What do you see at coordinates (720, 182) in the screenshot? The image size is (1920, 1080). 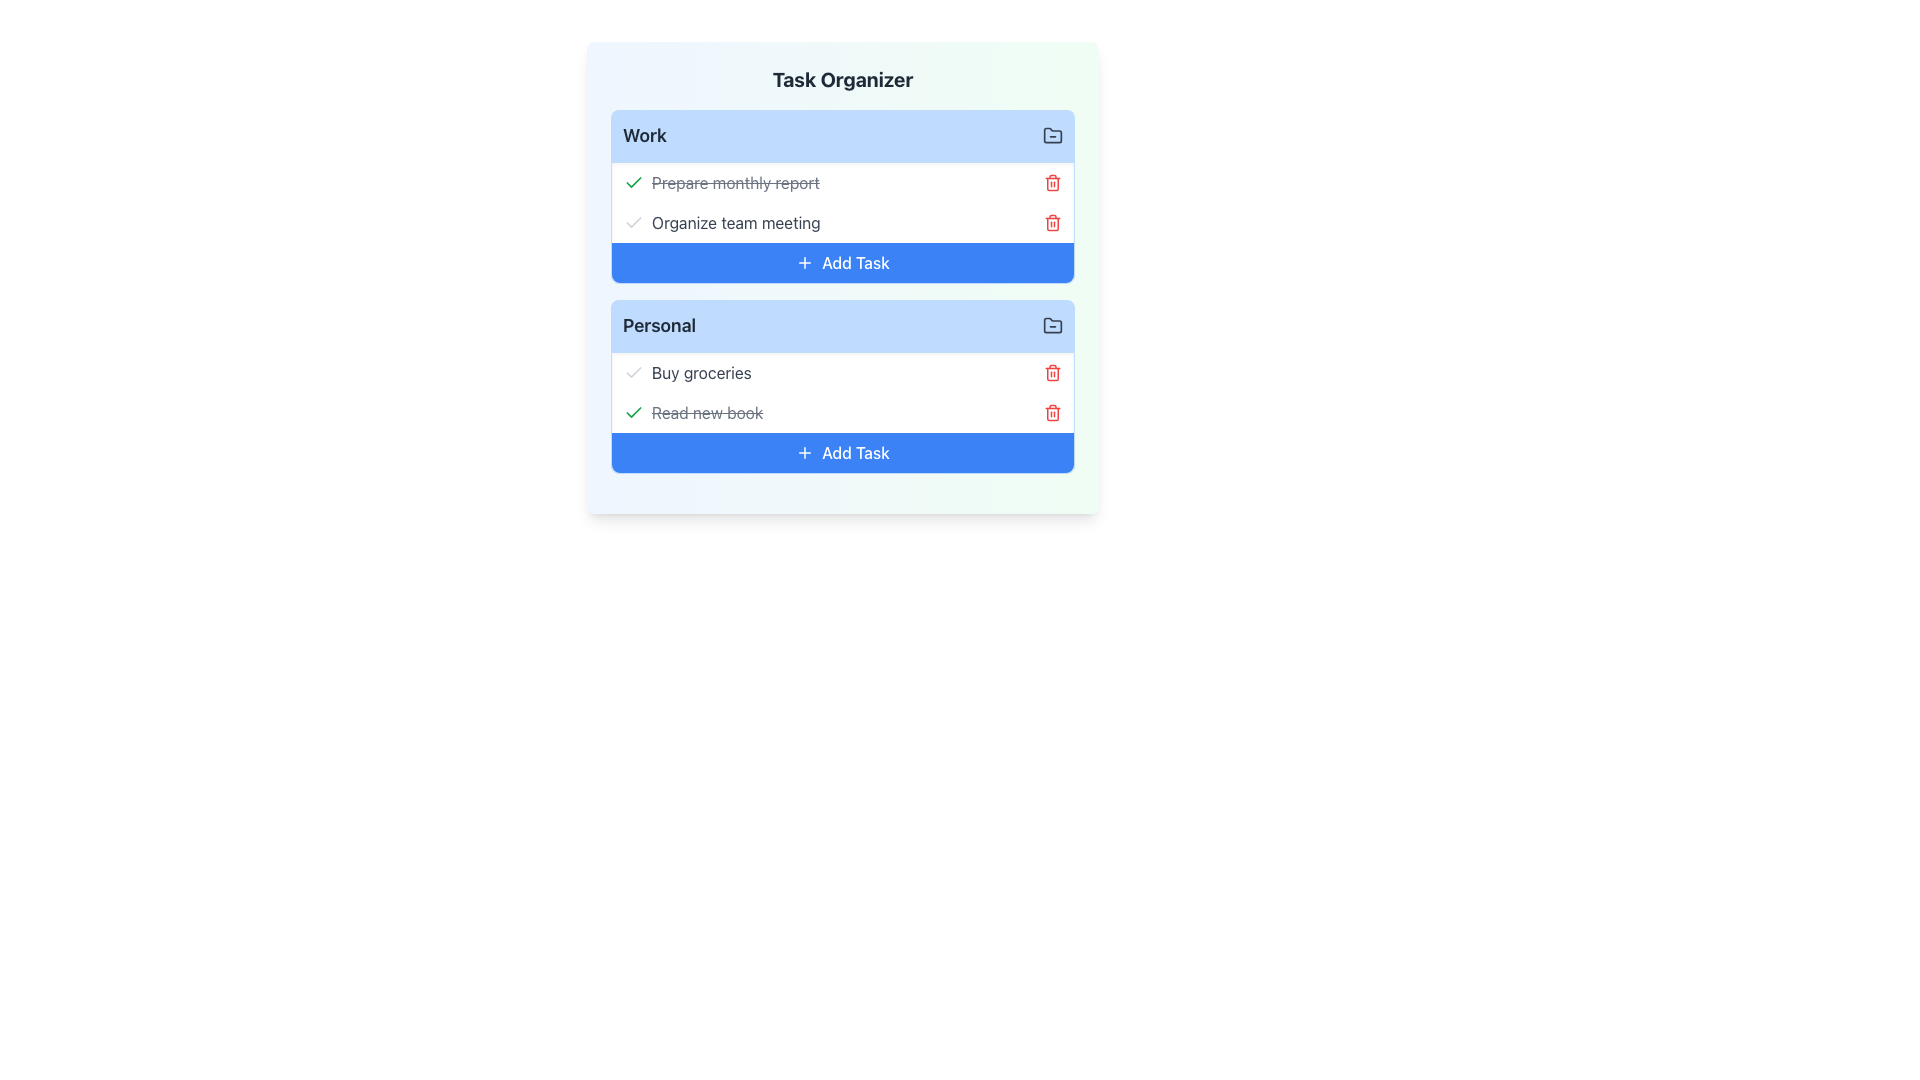 I see `the completed task item labeled with a strikethrough style and a green checkmark` at bounding box center [720, 182].